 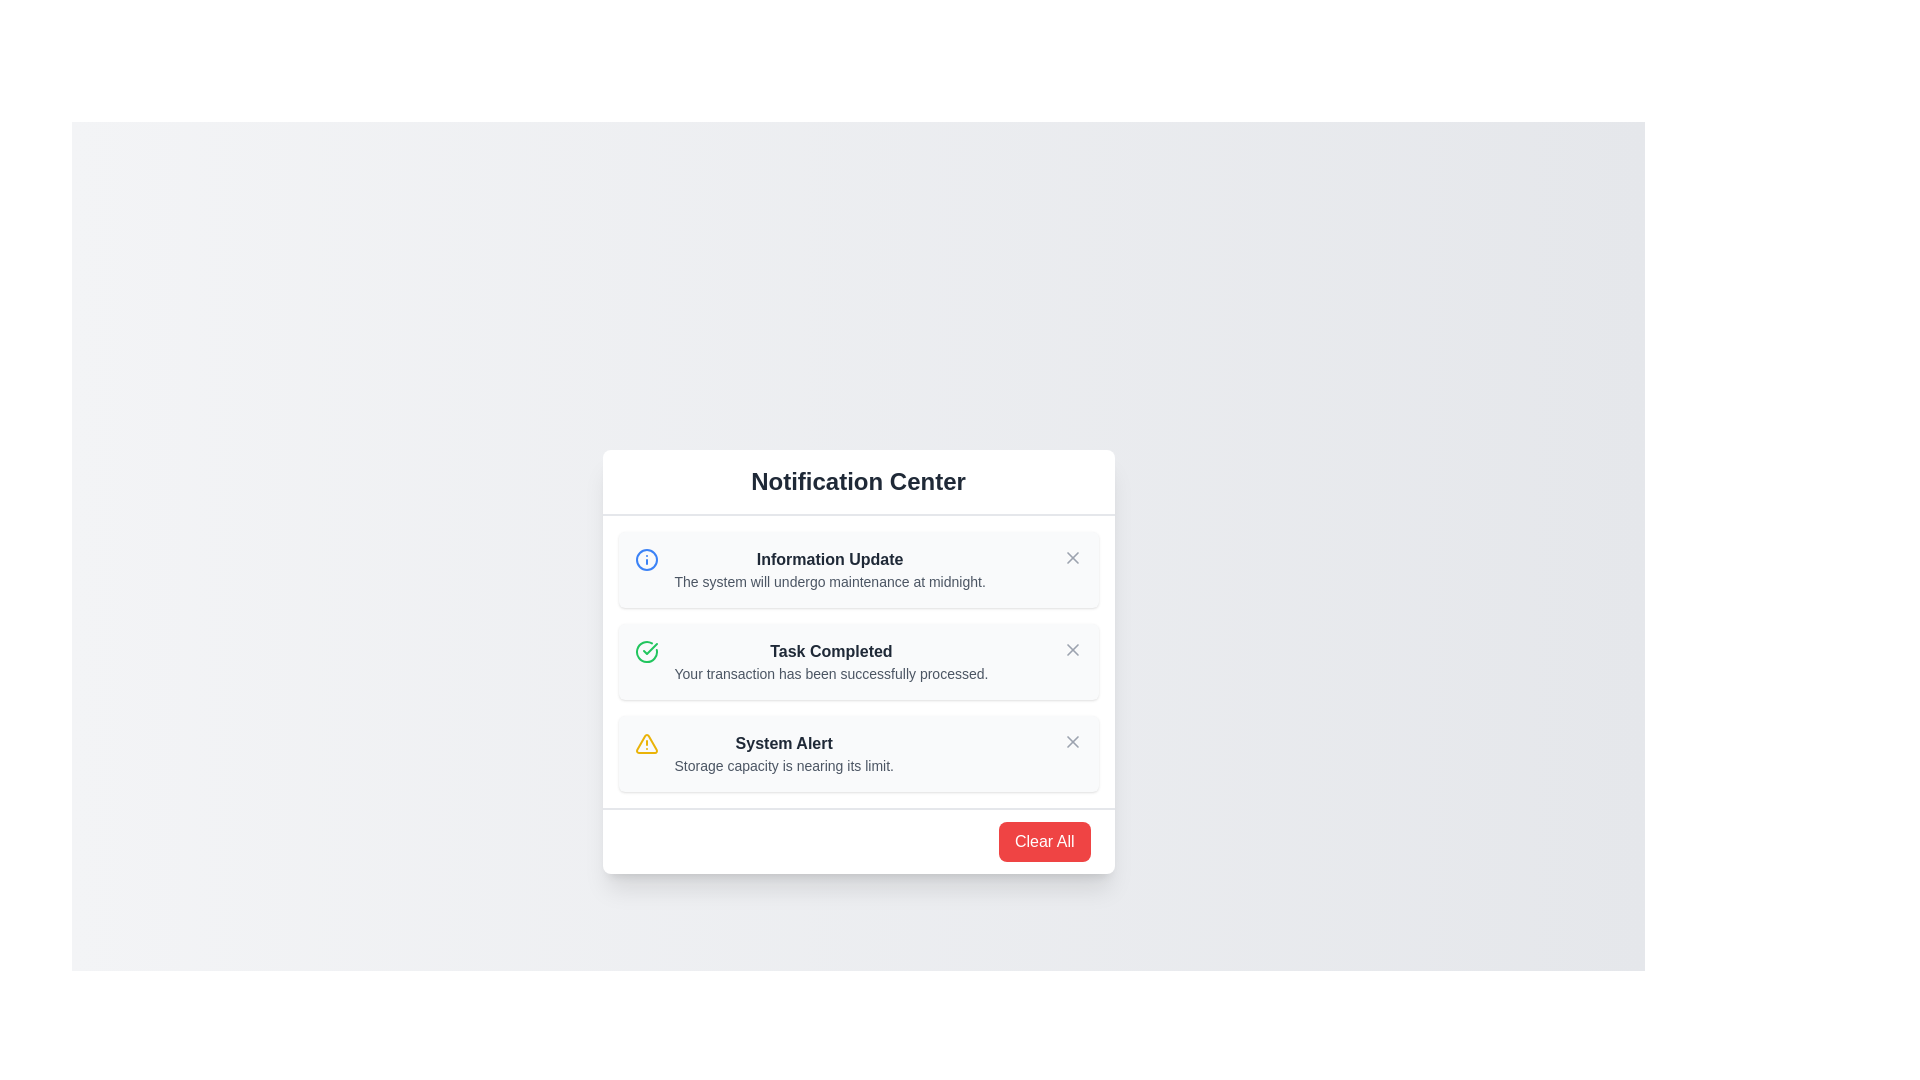 What do you see at coordinates (1071, 558) in the screenshot?
I see `the 'X' shaped close icon in the SVG element next to the 'Information Update' notification` at bounding box center [1071, 558].